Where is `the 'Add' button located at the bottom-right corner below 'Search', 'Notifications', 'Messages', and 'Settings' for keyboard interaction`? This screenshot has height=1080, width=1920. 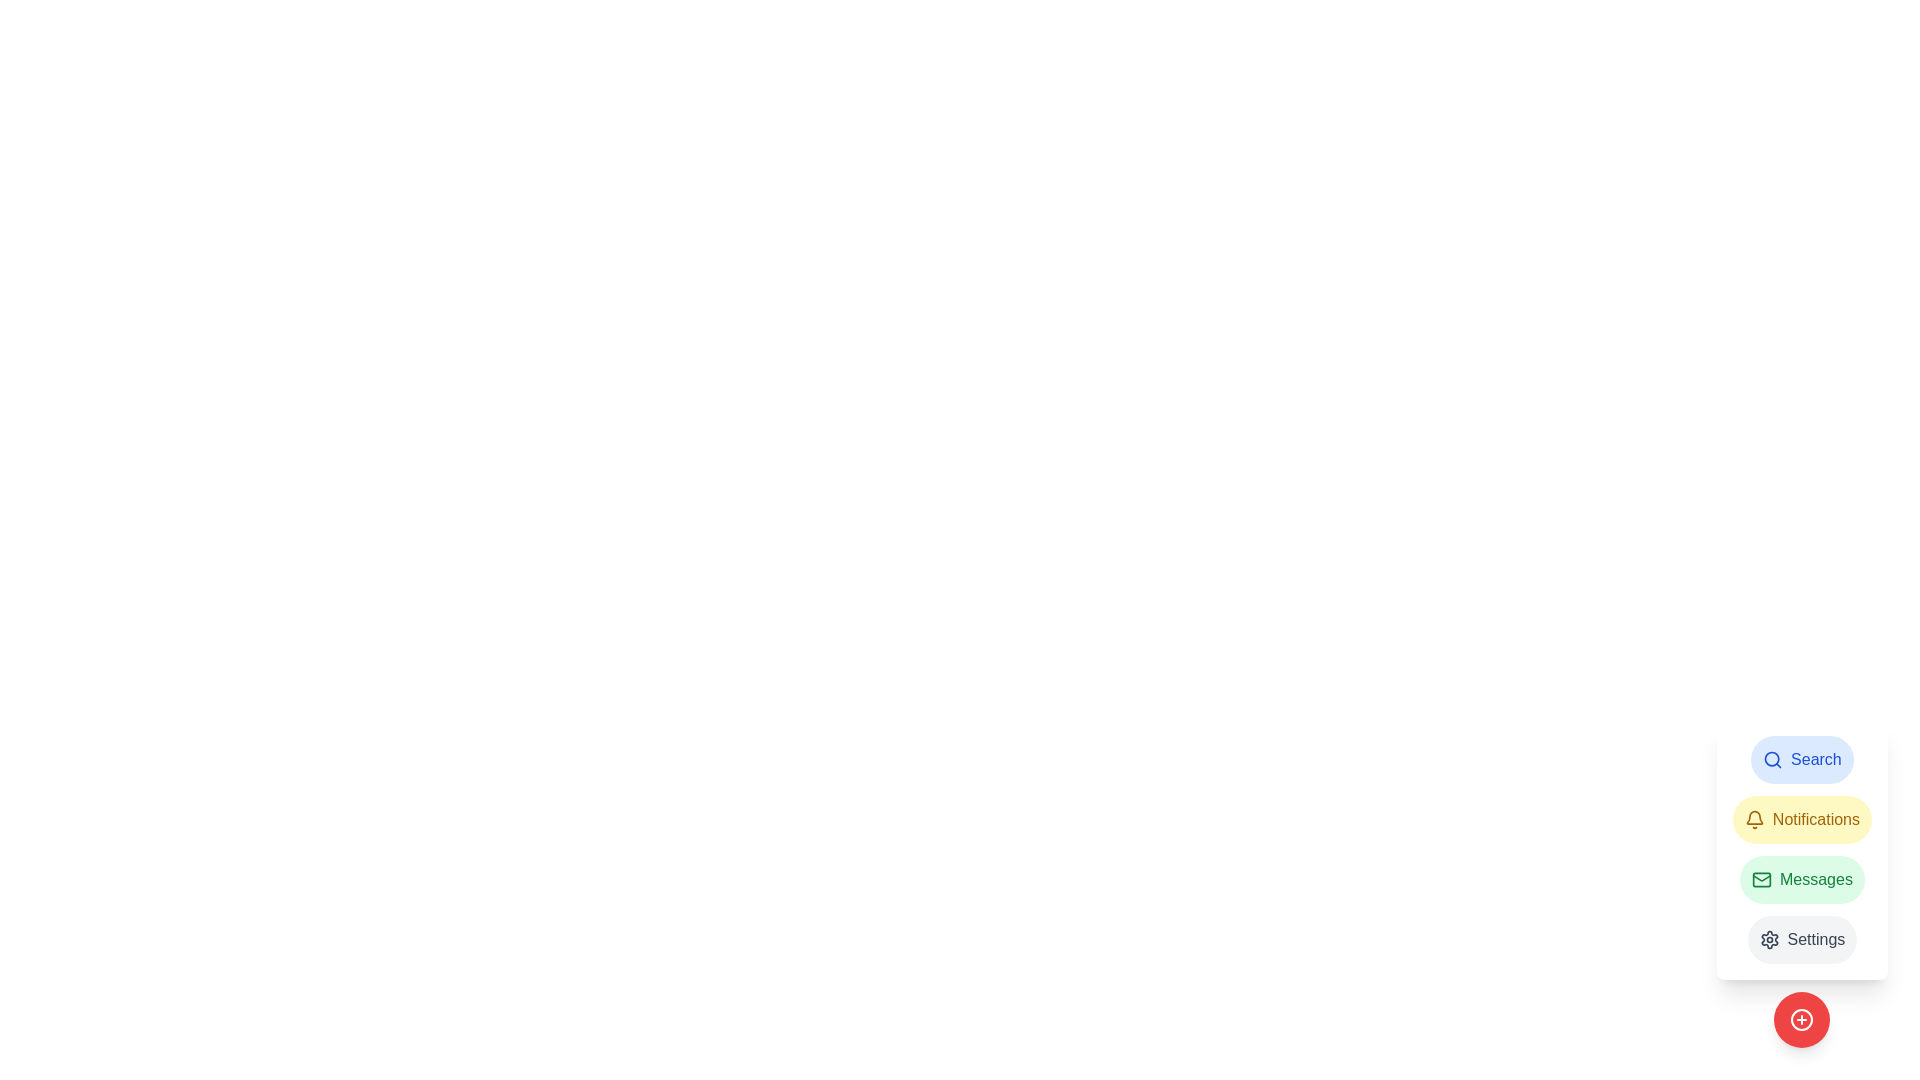 the 'Add' button located at the bottom-right corner below 'Search', 'Notifications', 'Messages', and 'Settings' for keyboard interaction is located at coordinates (1802, 1019).